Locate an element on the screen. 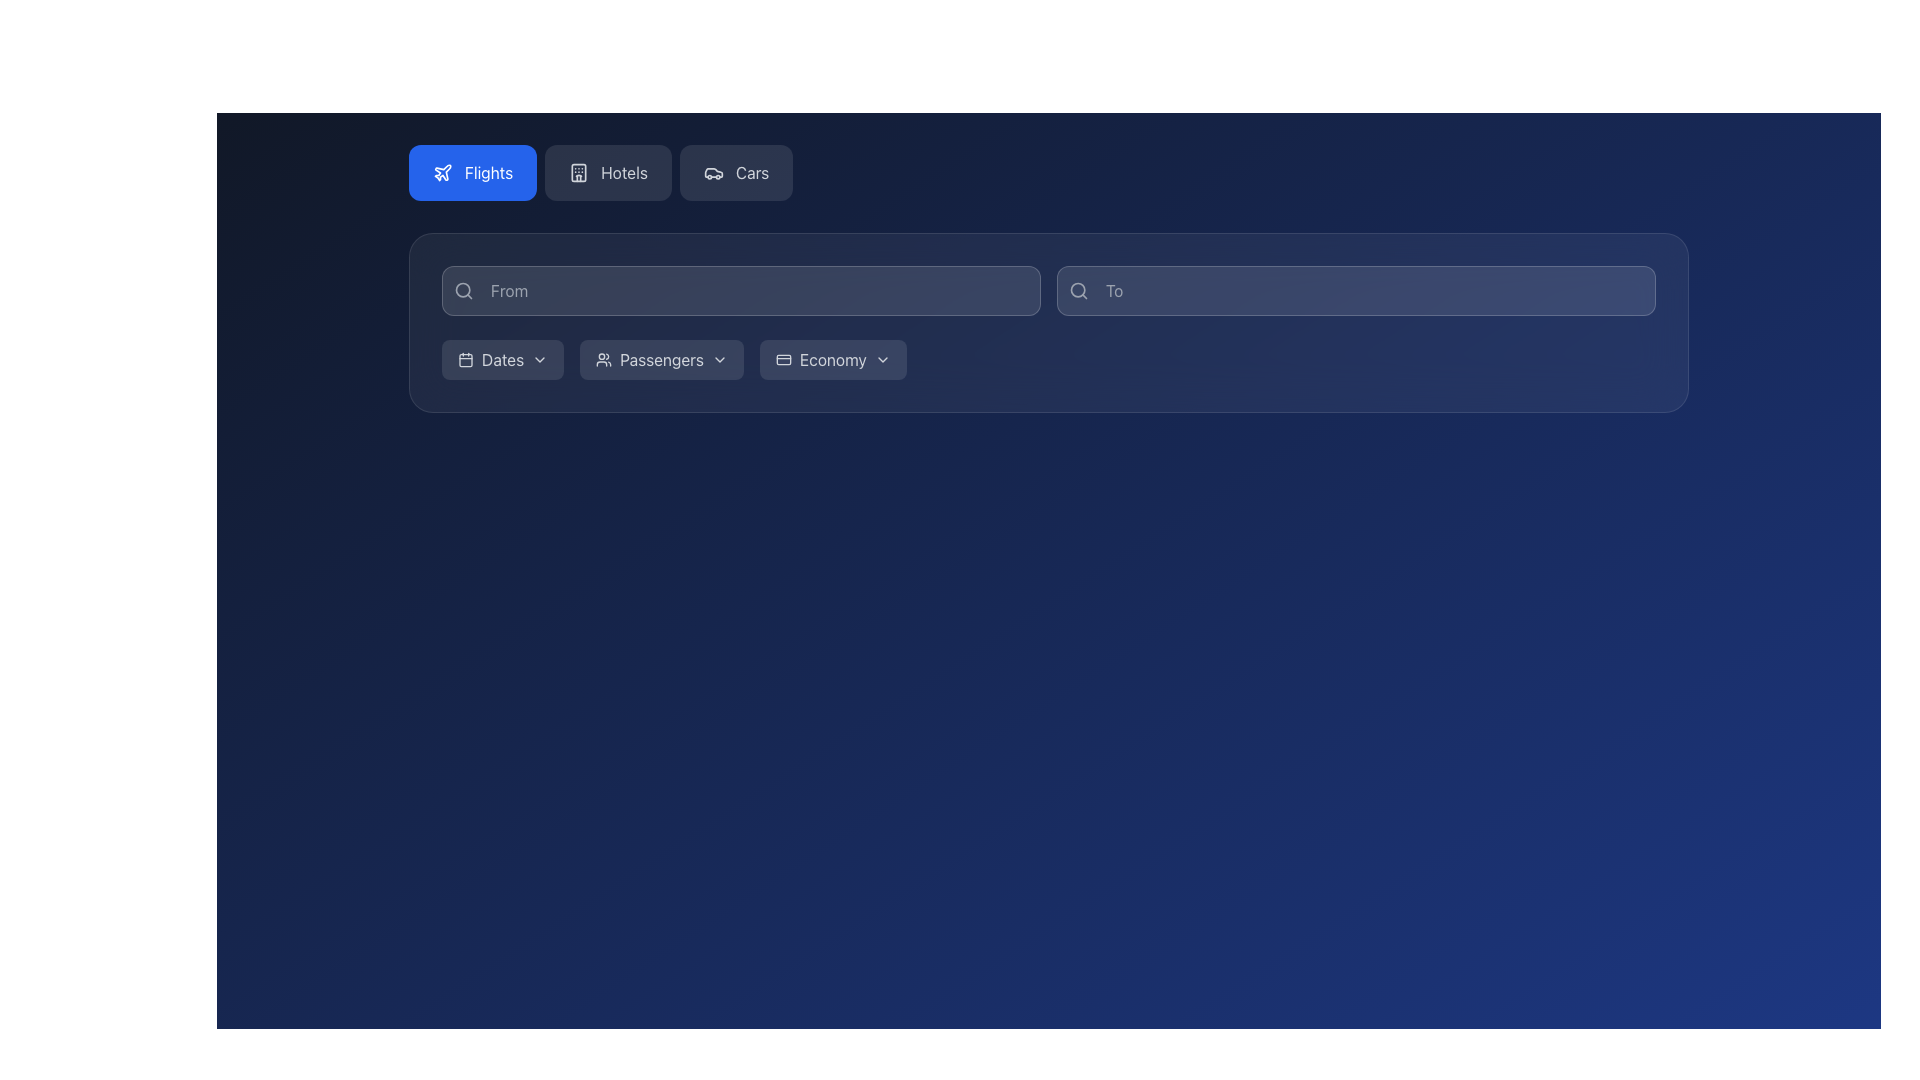 This screenshot has width=1920, height=1080. the 'Hotels' category selector button located in the top section of the interface, between the 'Flights' and 'Cars' options is located at coordinates (623, 172).